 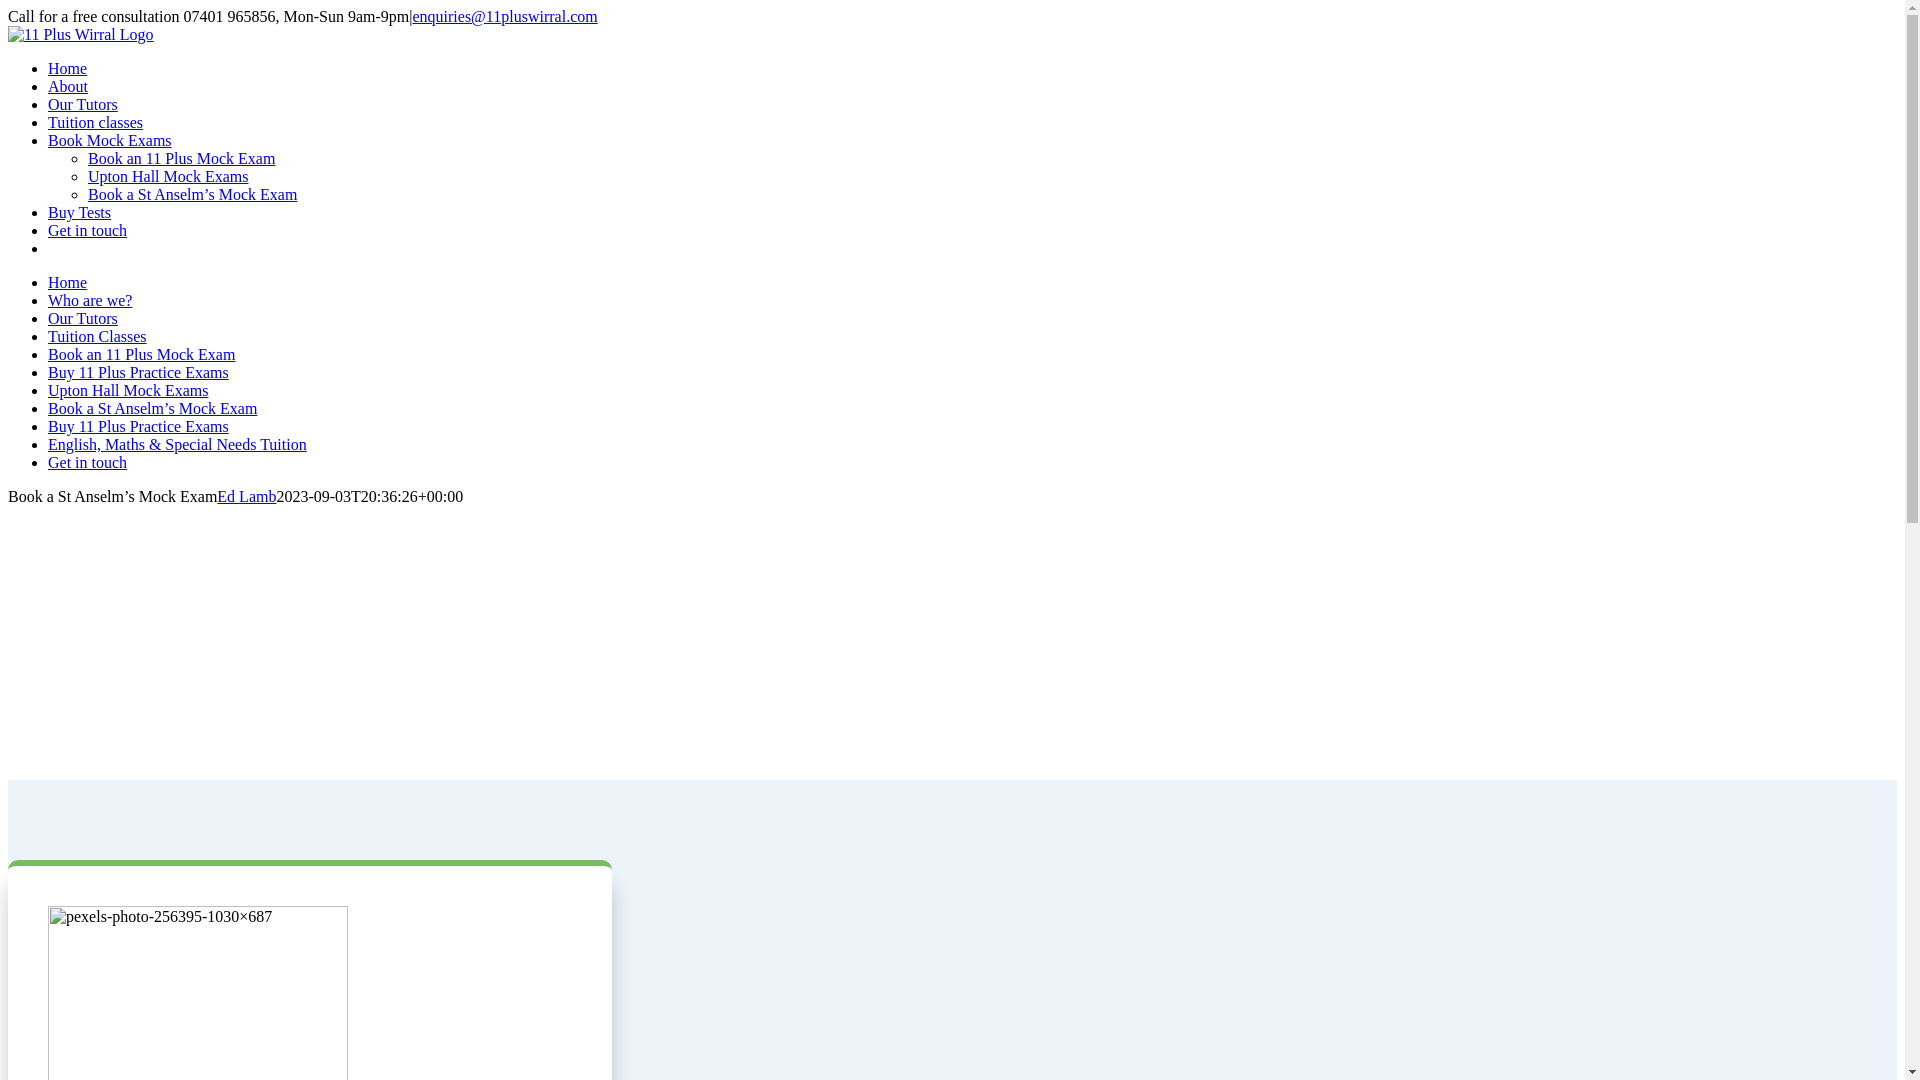 What do you see at coordinates (48, 390) in the screenshot?
I see `'Upton Hall Mock Exams'` at bounding box center [48, 390].